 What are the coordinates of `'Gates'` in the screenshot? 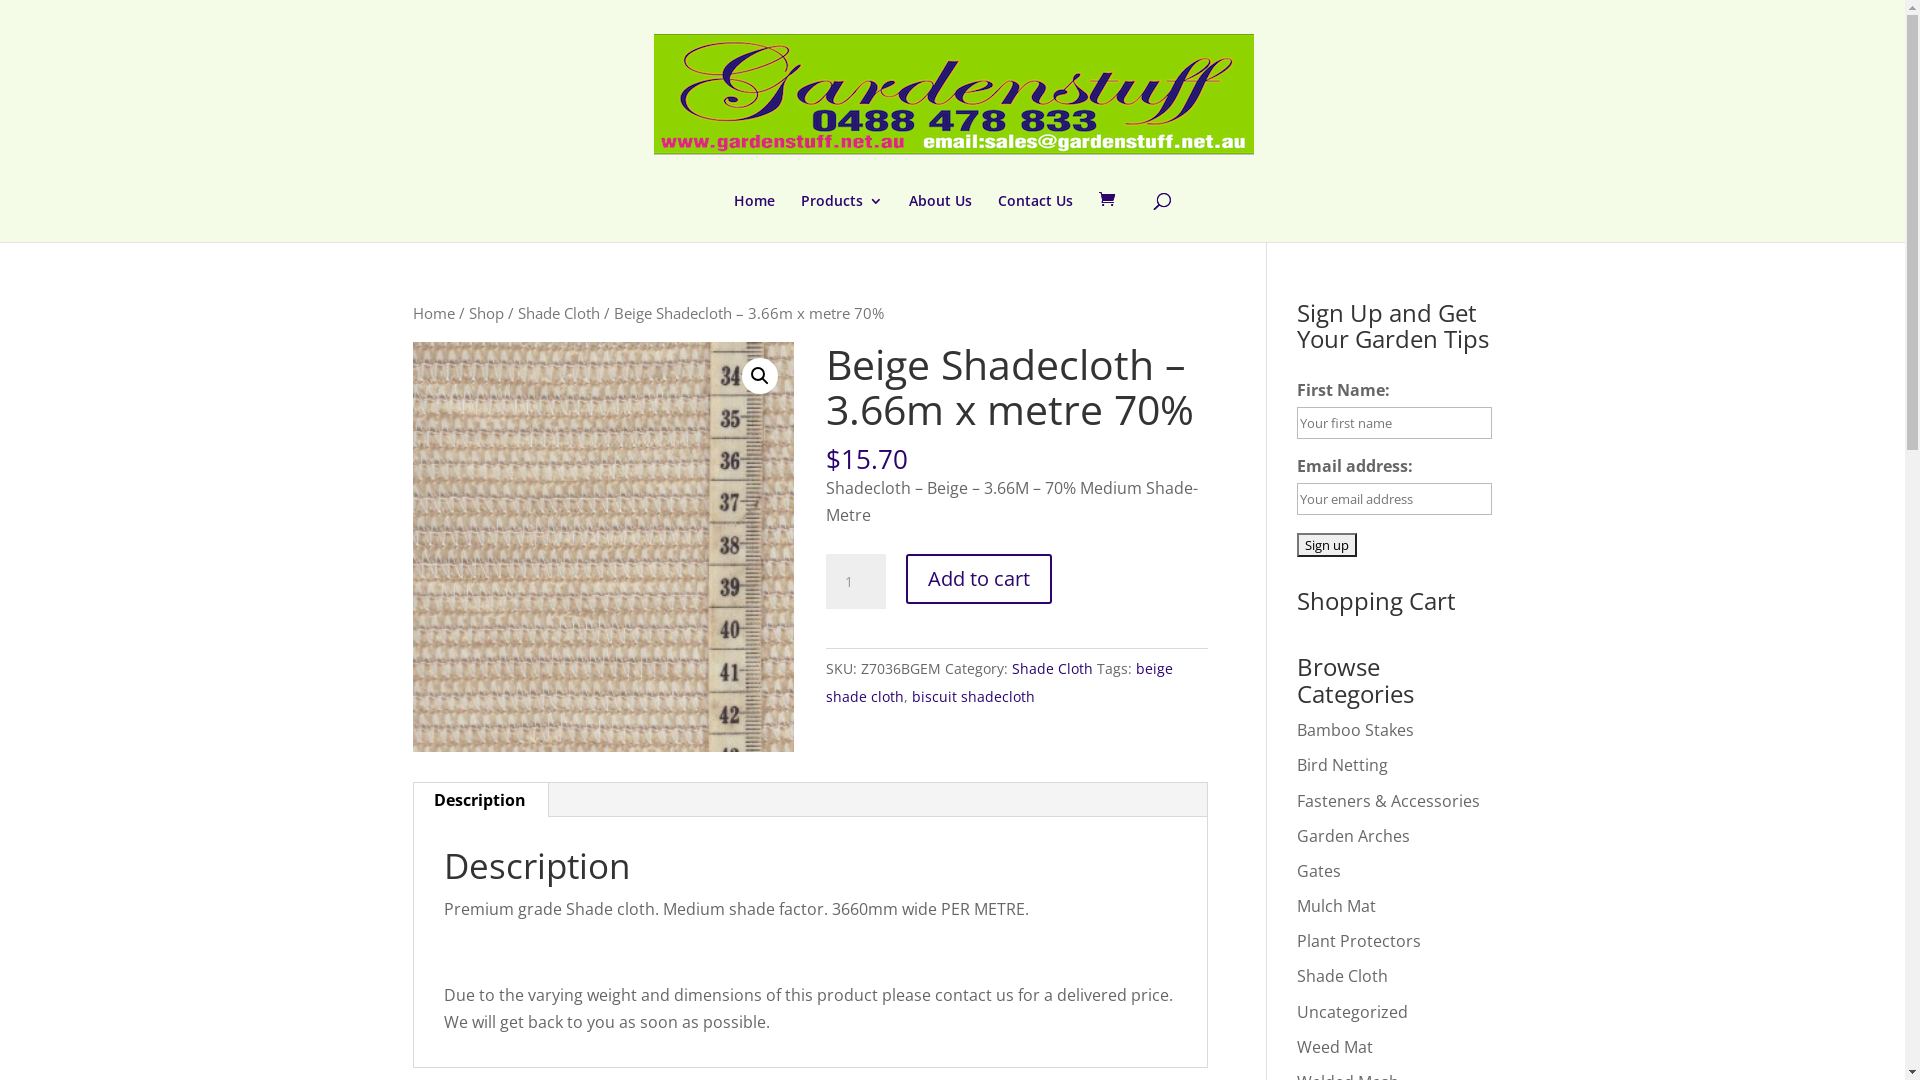 It's located at (1296, 870).